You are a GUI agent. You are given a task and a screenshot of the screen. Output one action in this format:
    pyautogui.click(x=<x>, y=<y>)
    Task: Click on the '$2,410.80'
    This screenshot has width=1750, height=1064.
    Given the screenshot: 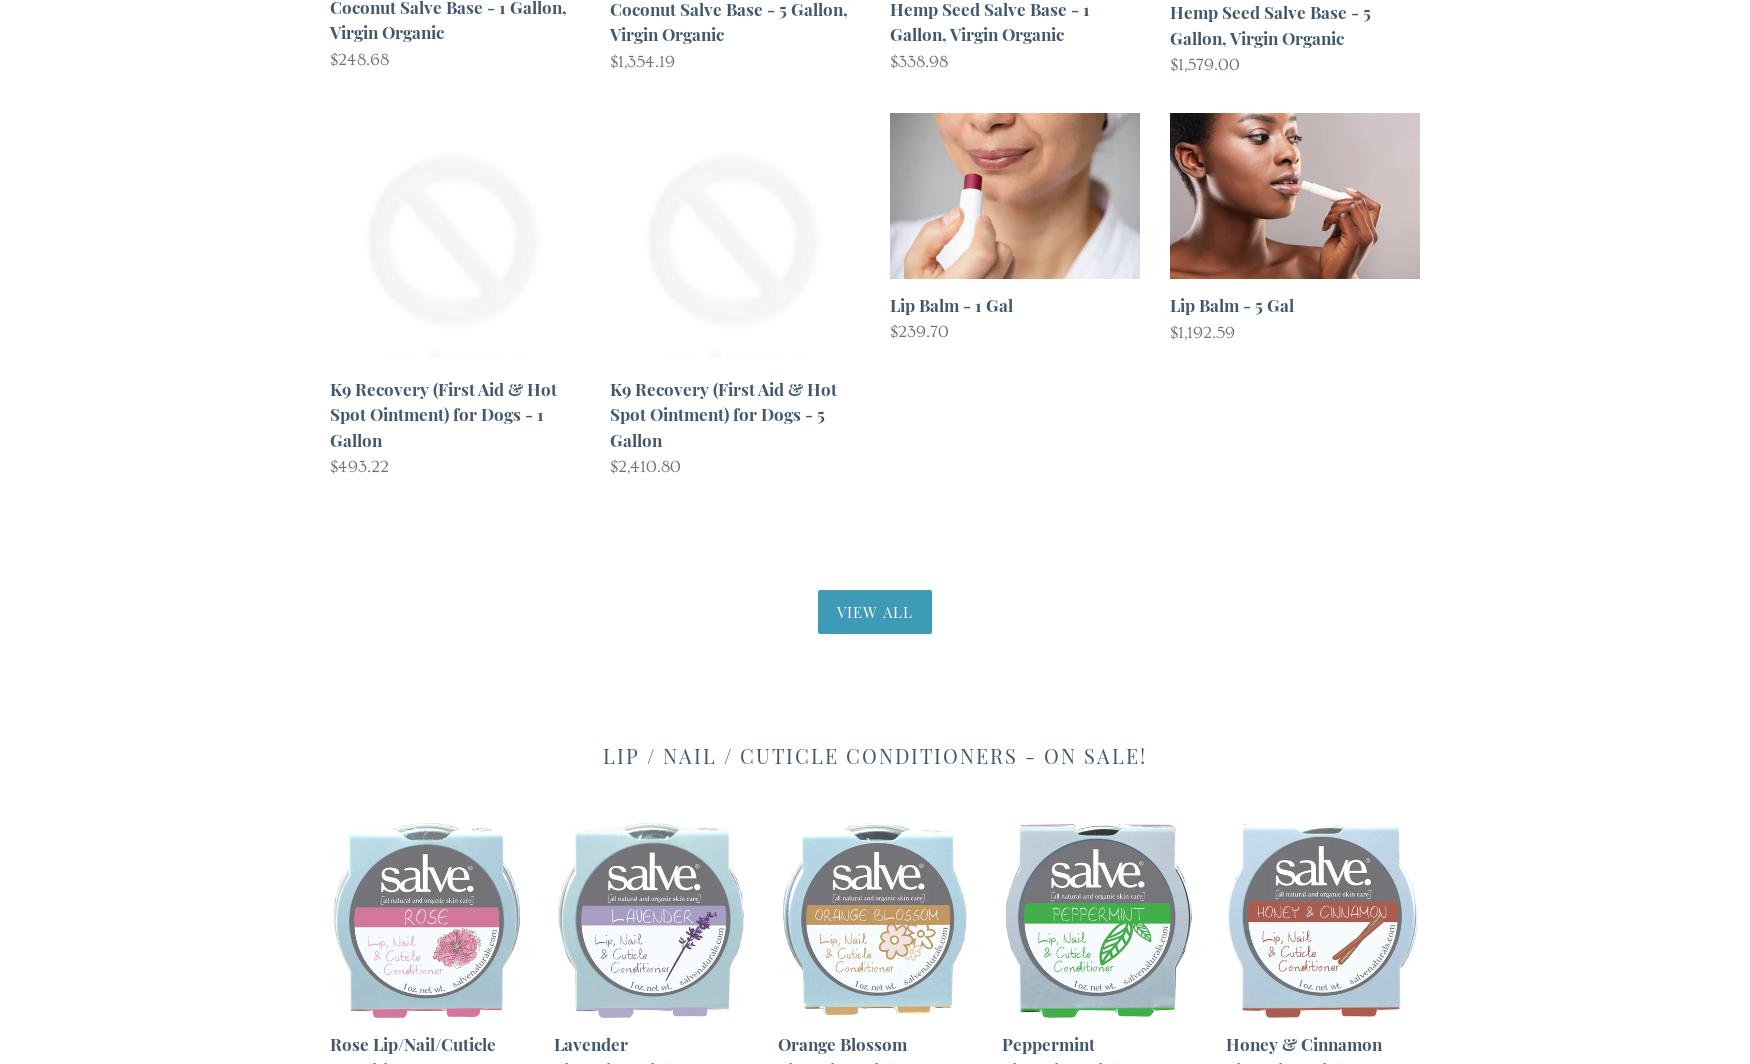 What is the action you would take?
    pyautogui.click(x=610, y=466)
    